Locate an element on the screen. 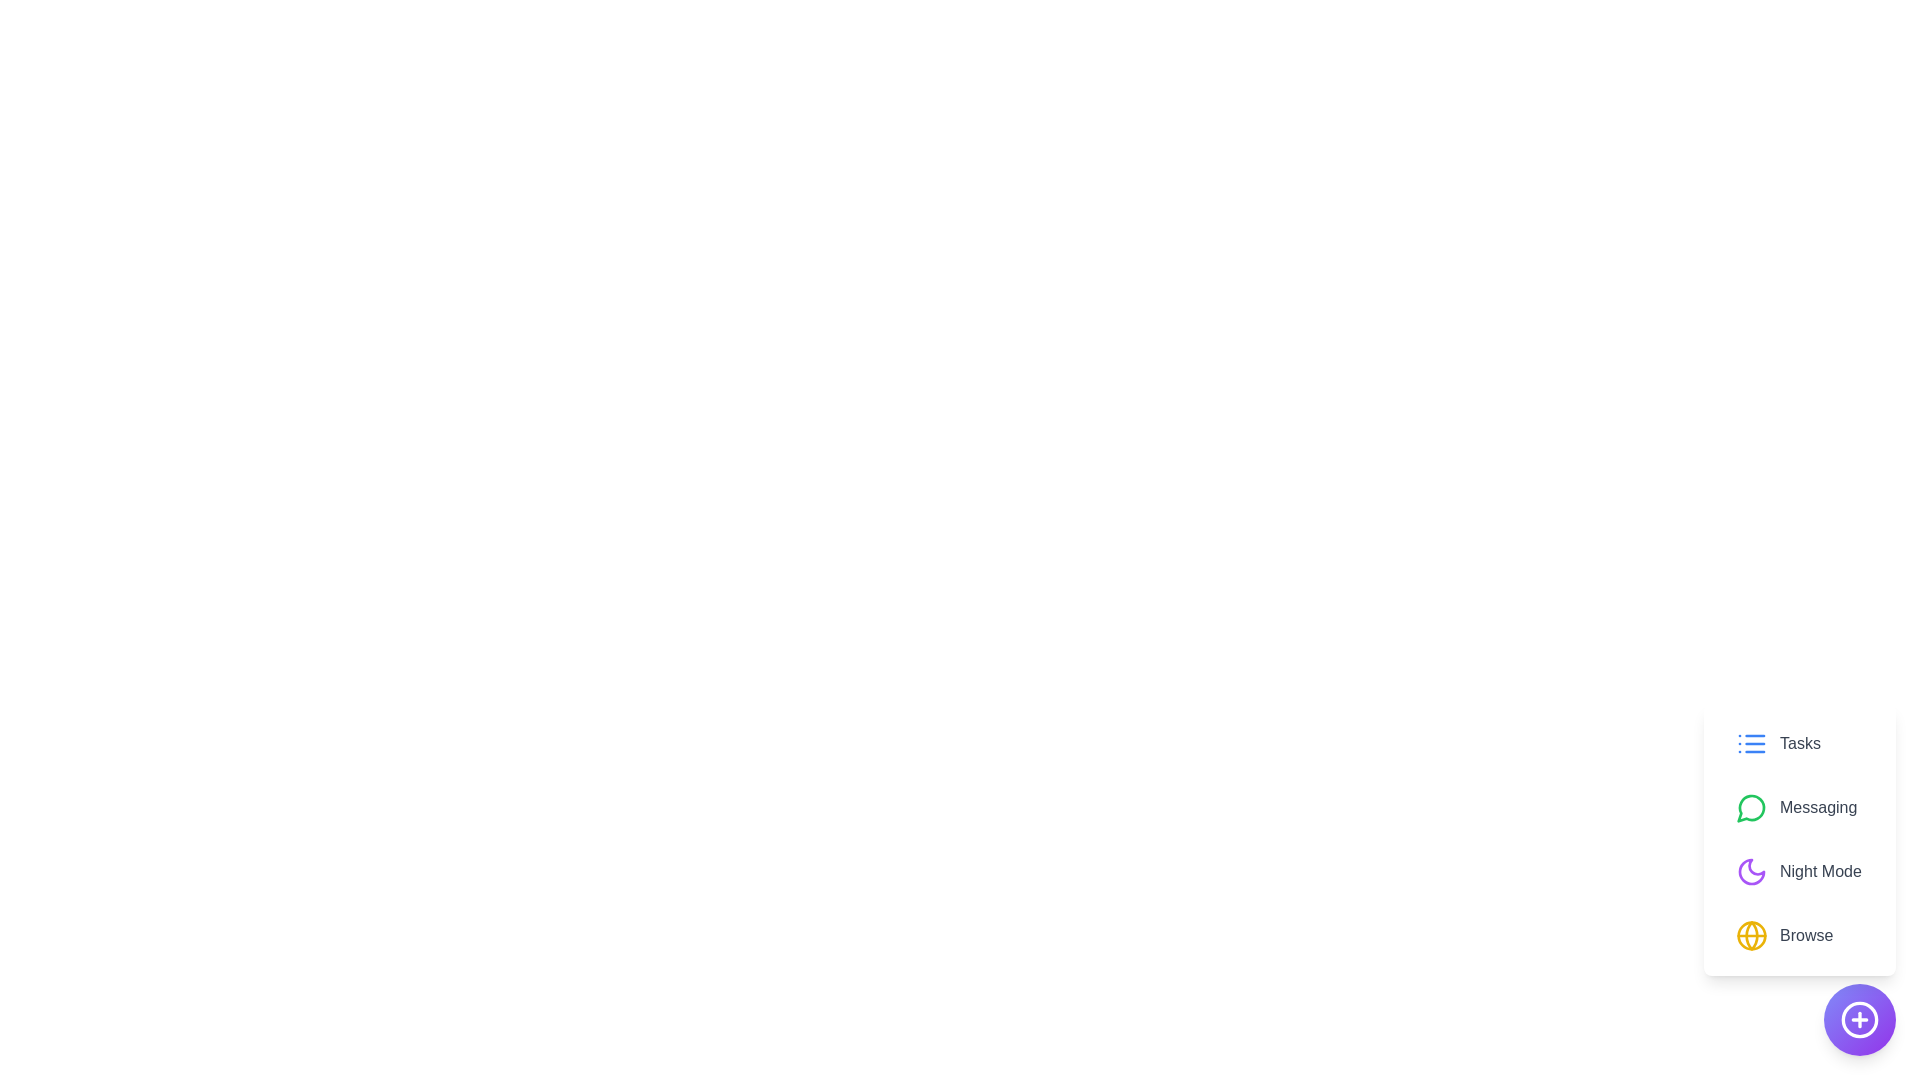 The width and height of the screenshot is (1920, 1080). main button to toggle the menu visibility is located at coordinates (1859, 1019).